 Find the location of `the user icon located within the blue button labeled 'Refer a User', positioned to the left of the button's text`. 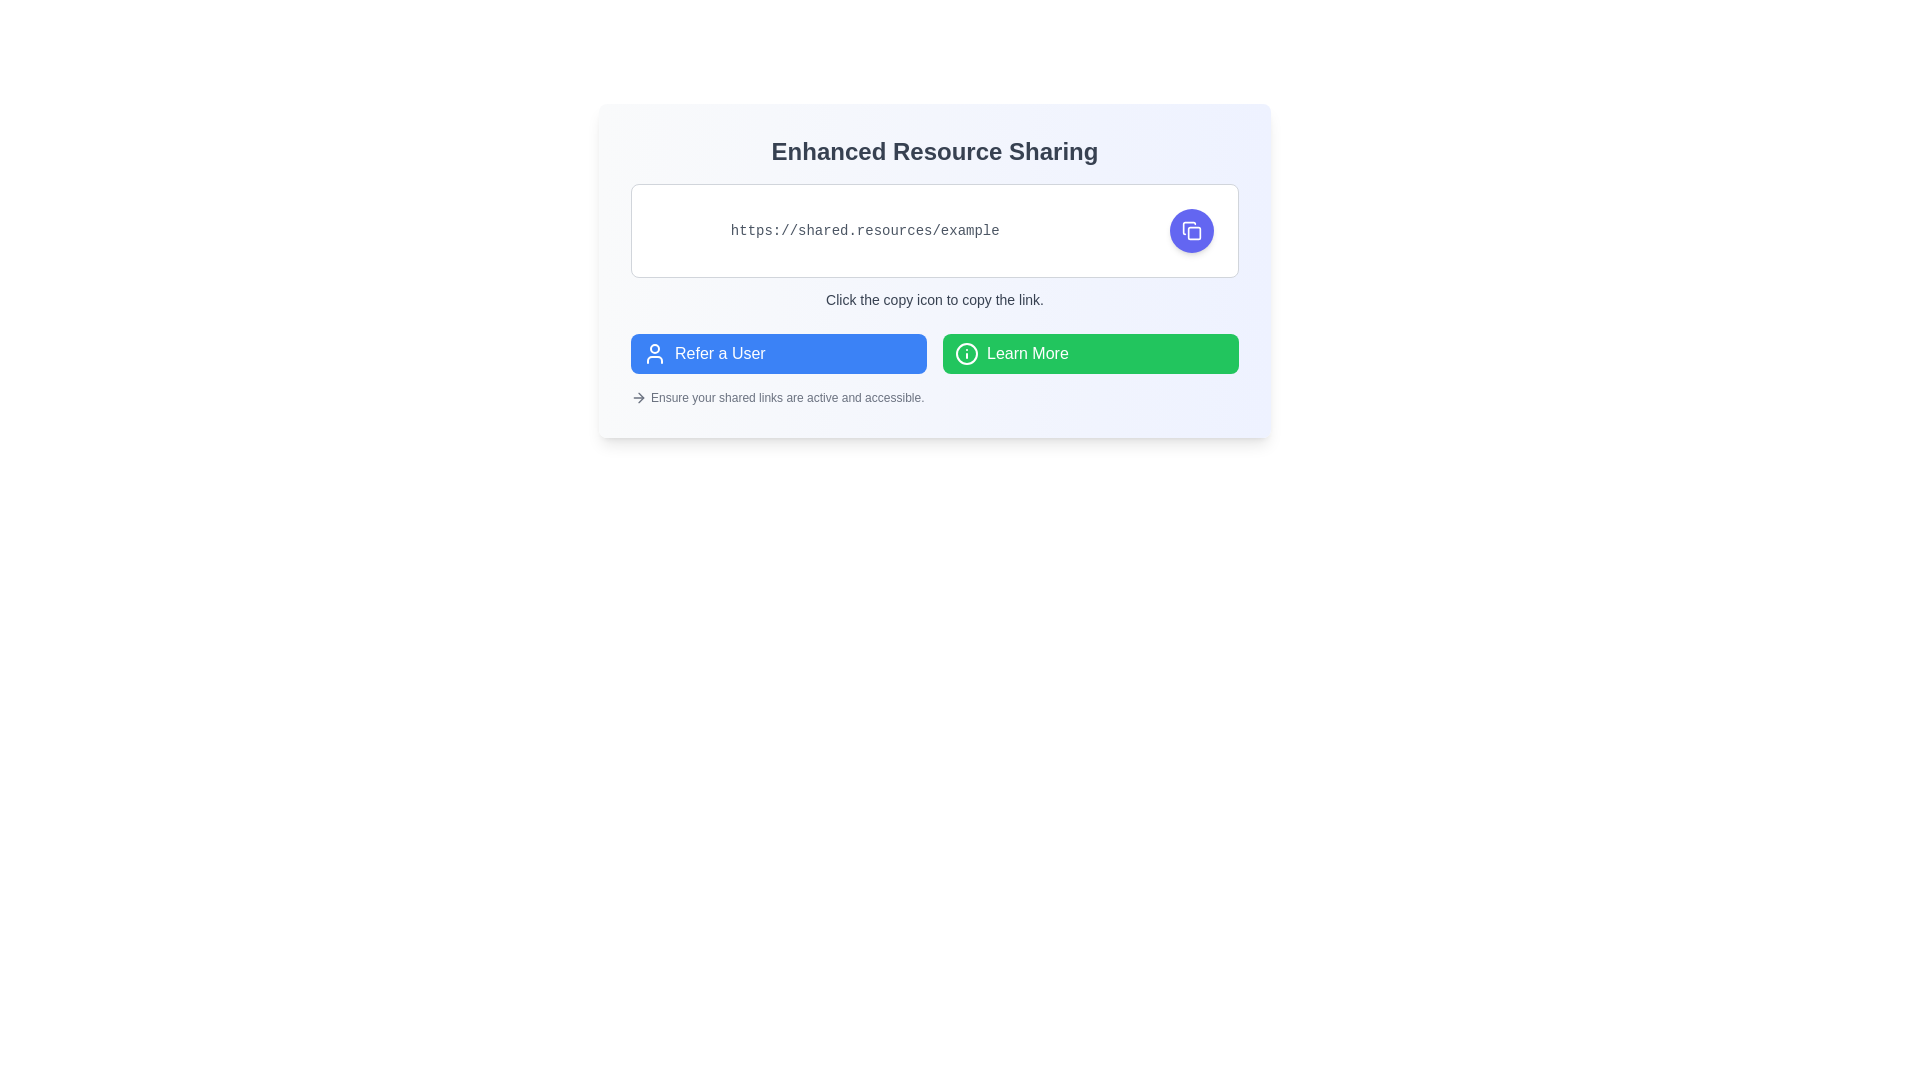

the user icon located within the blue button labeled 'Refer a User', positioned to the left of the button's text is located at coordinates (654, 353).